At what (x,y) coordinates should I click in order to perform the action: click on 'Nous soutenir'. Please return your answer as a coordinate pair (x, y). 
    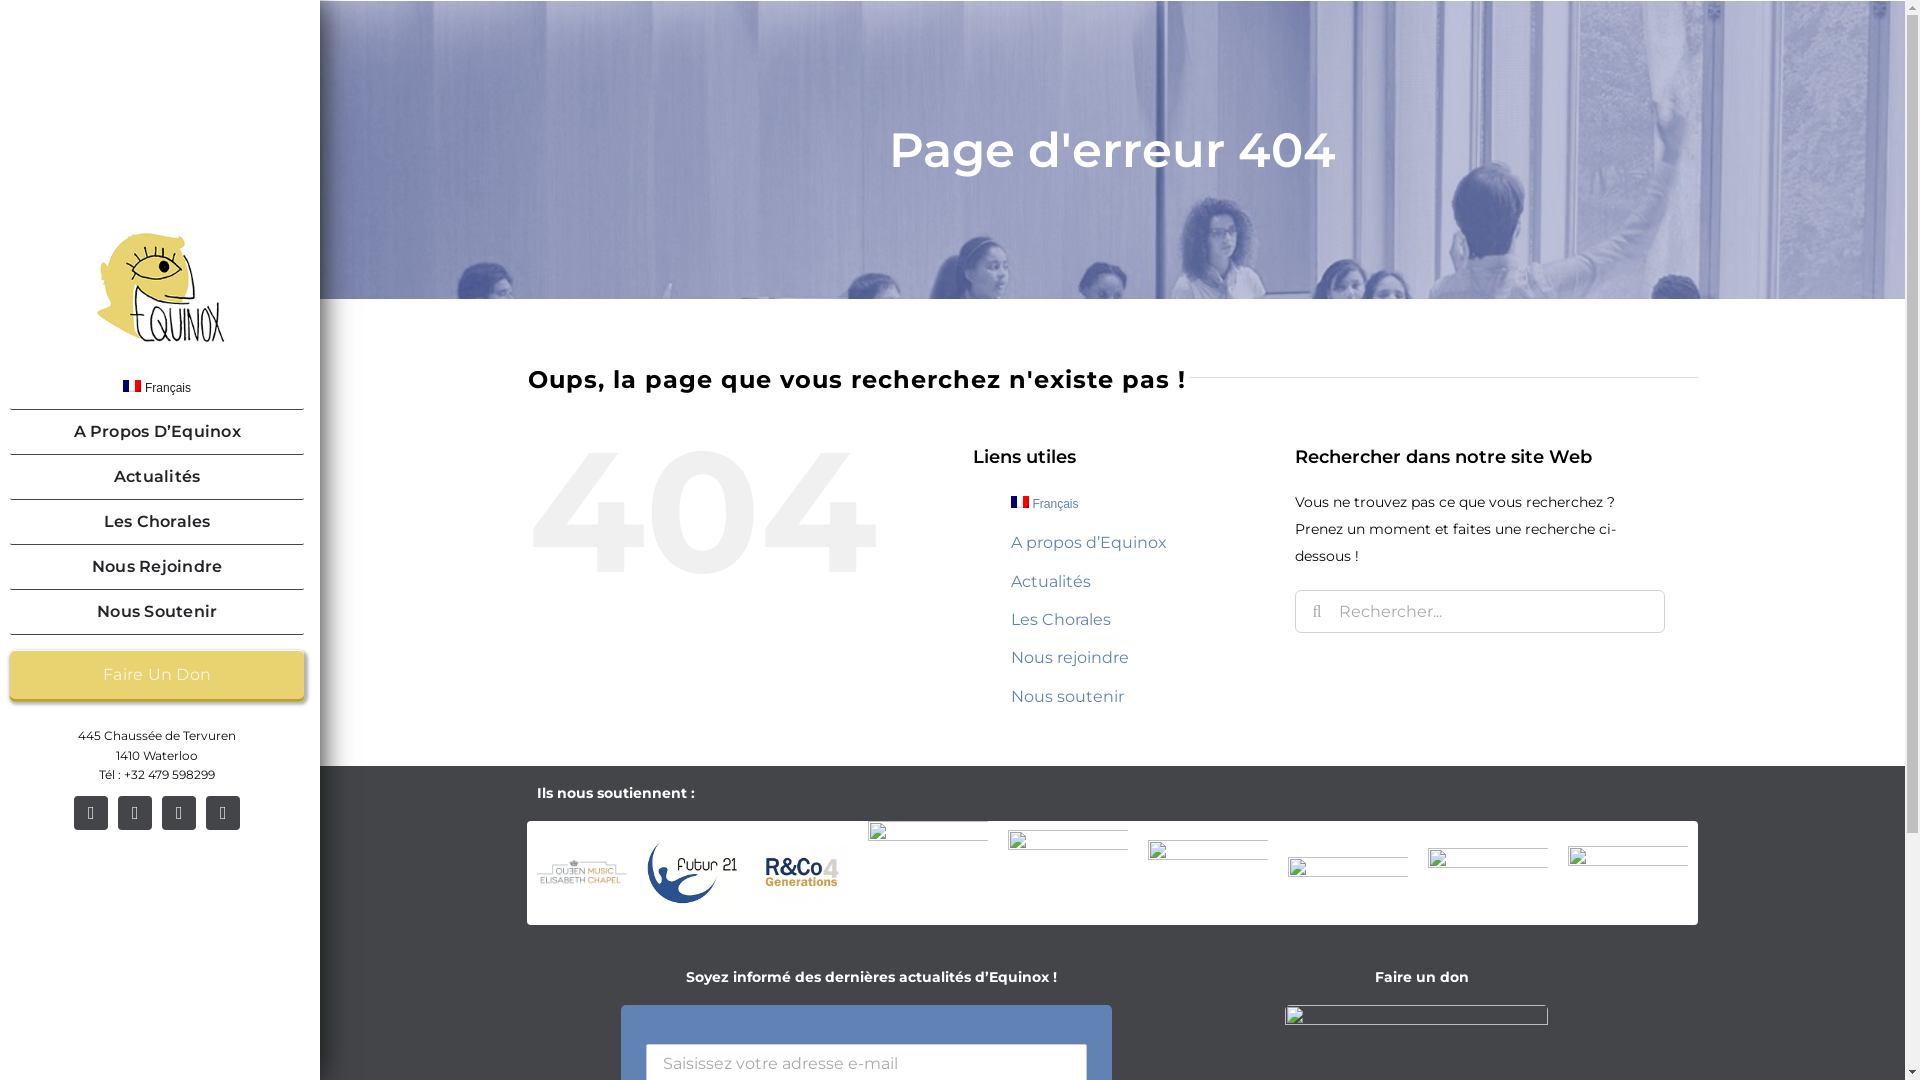
    Looking at the image, I should click on (1011, 695).